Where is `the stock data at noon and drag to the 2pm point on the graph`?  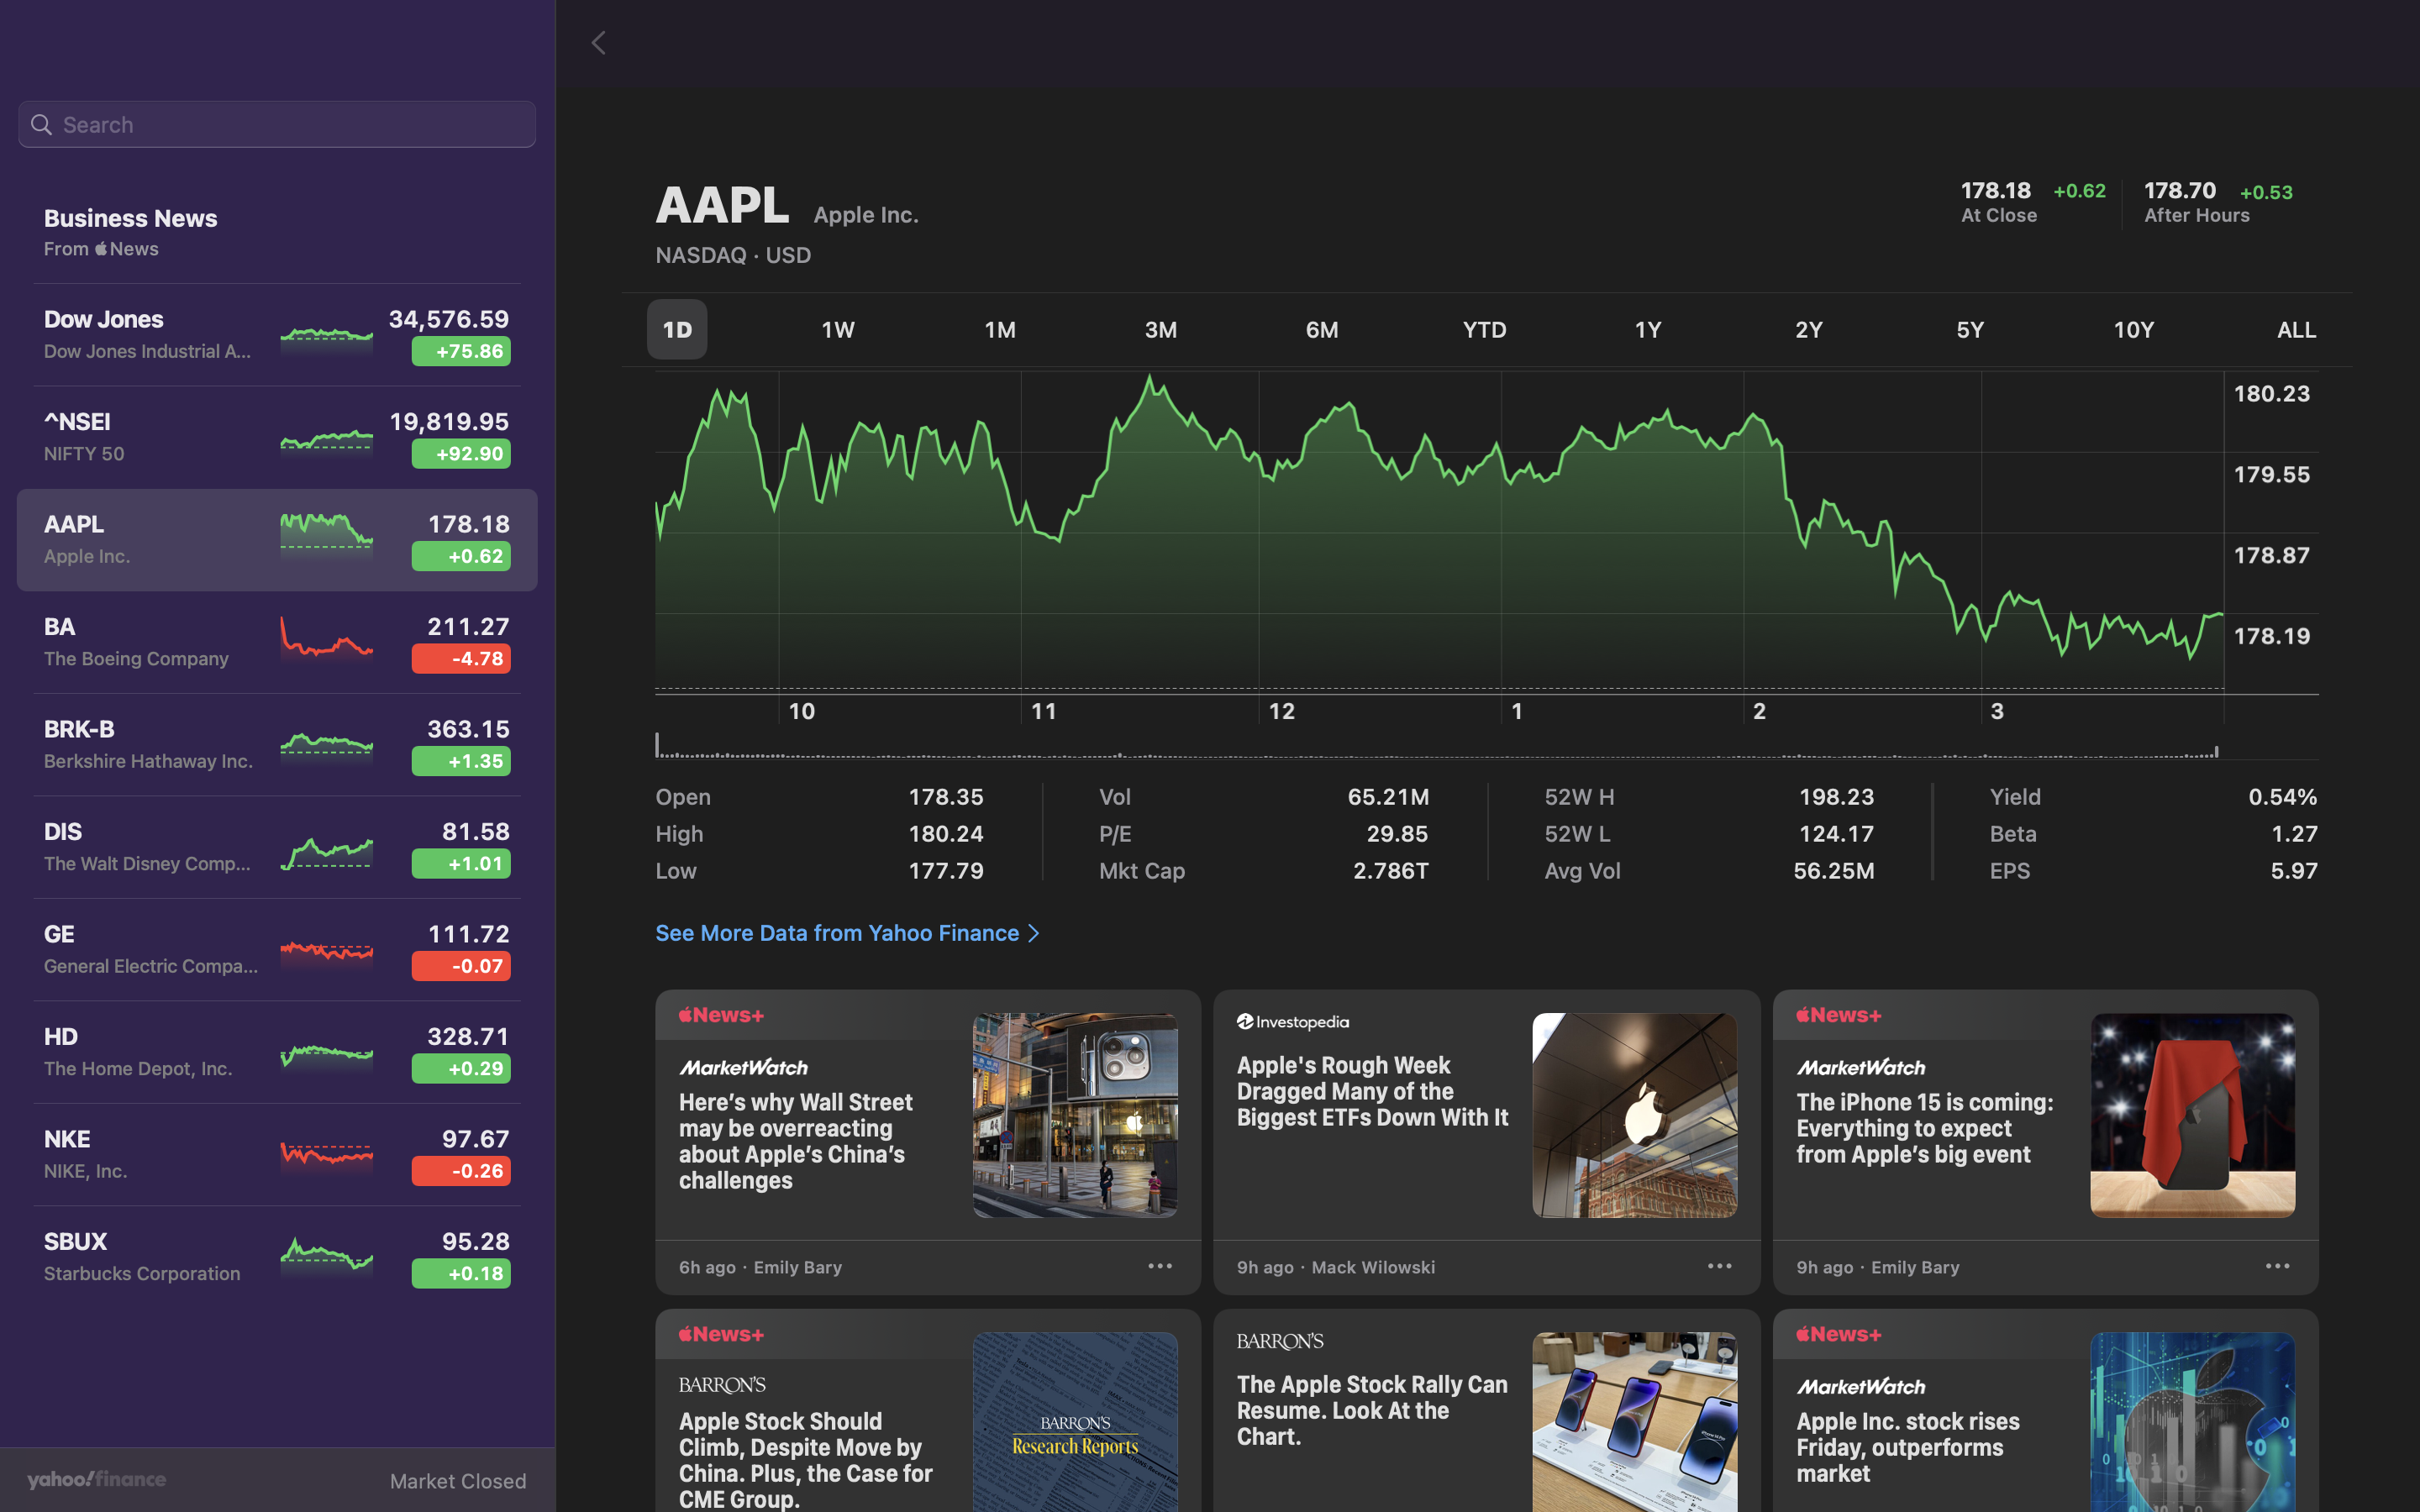 the stock data at noon and drag to the 2pm point on the graph is located at coordinates (3709860, 1041012).